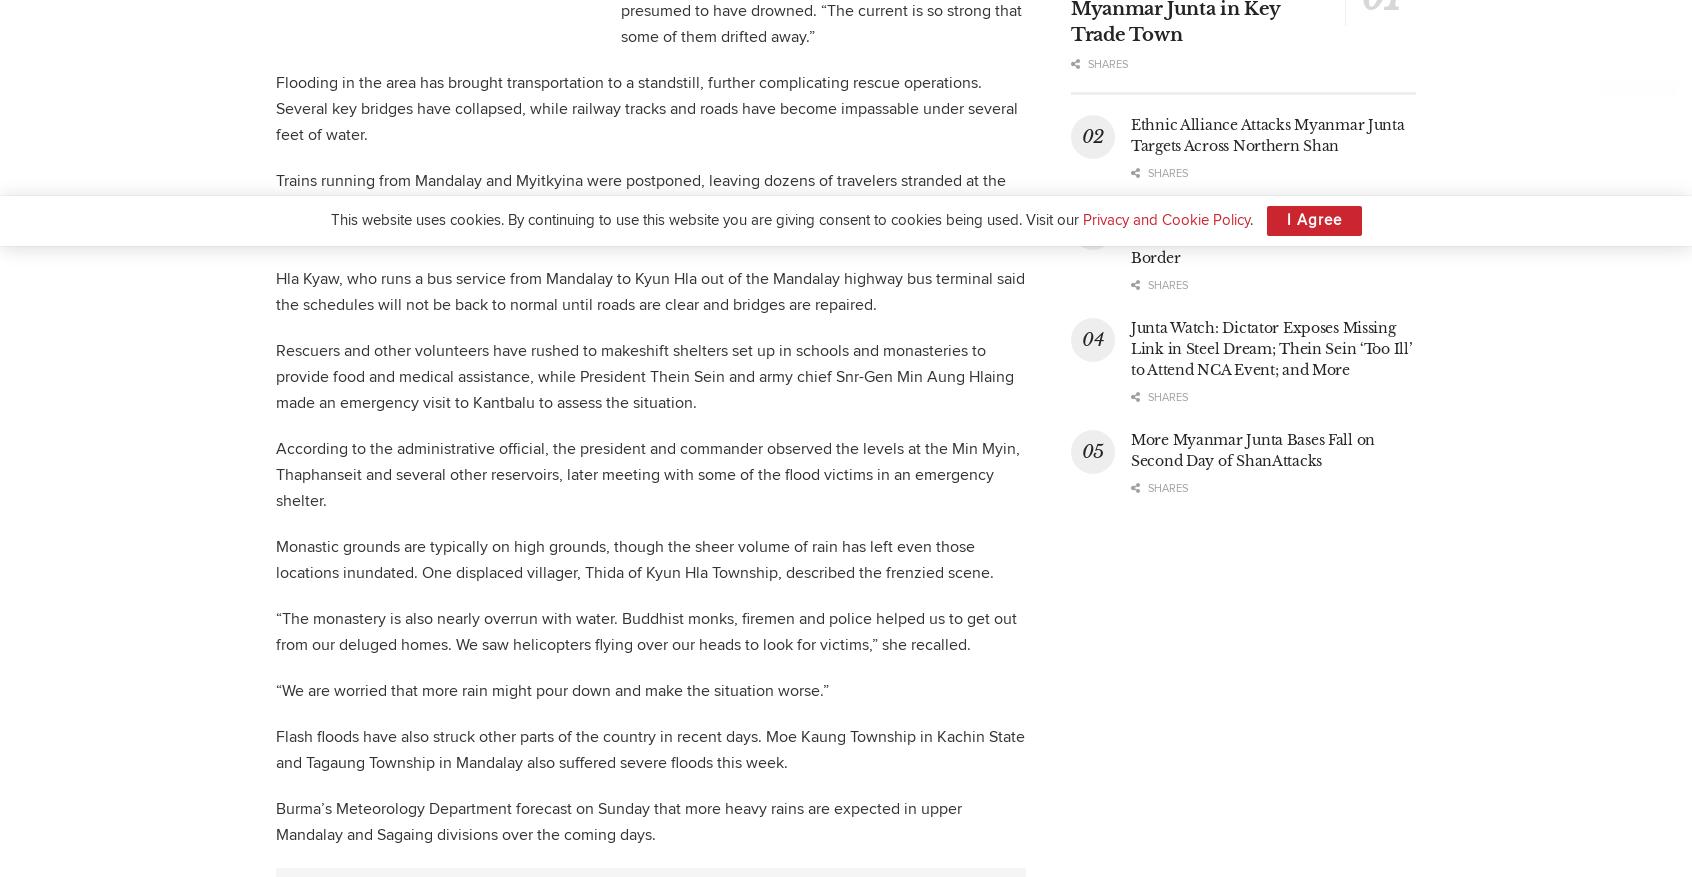 The width and height of the screenshot is (1692, 877). I want to click on 'Ethnic Alliance Report Rapid Gains From Myanmar Junta Along Chinese Border', so click(1259, 235).